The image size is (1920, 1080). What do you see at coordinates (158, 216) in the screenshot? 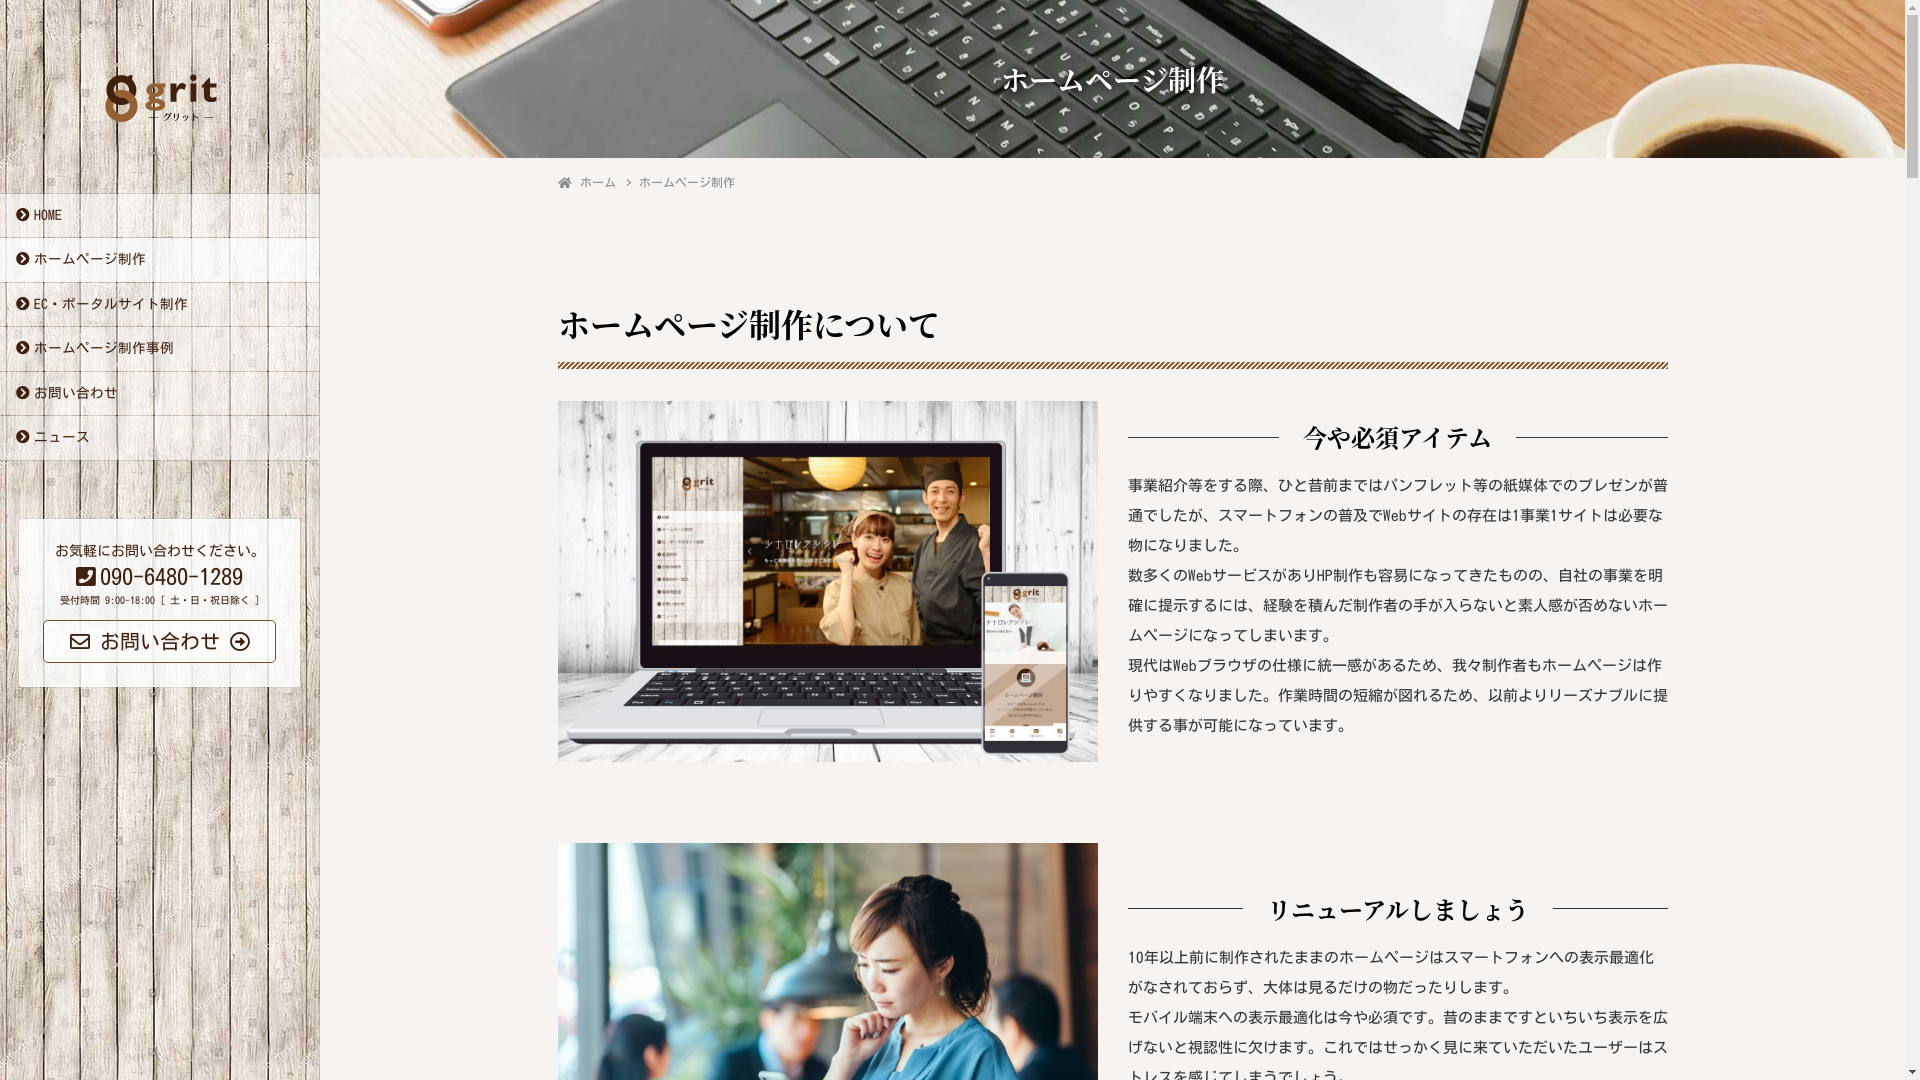
I see `'HOME'` at bounding box center [158, 216].